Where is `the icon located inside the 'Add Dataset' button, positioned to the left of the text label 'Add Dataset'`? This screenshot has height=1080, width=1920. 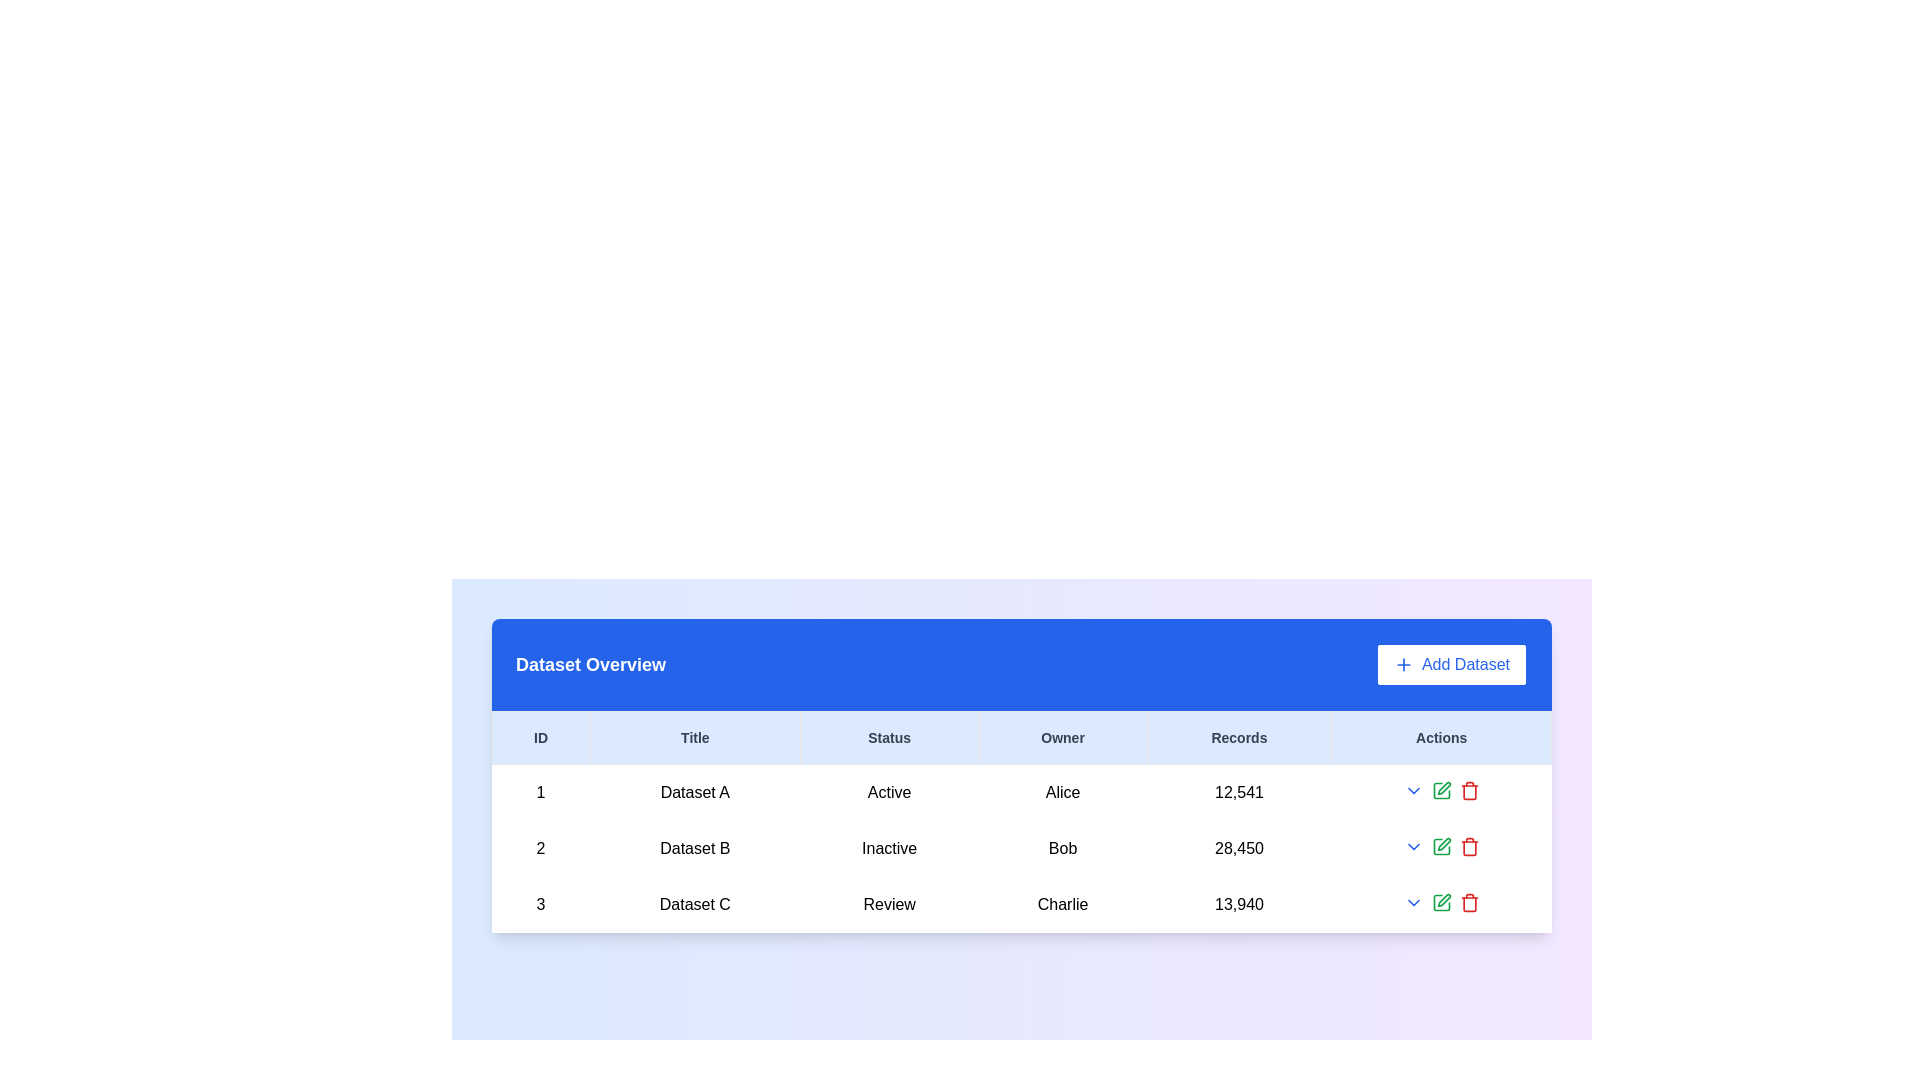
the icon located inside the 'Add Dataset' button, positioned to the left of the text label 'Add Dataset' is located at coordinates (1402, 664).